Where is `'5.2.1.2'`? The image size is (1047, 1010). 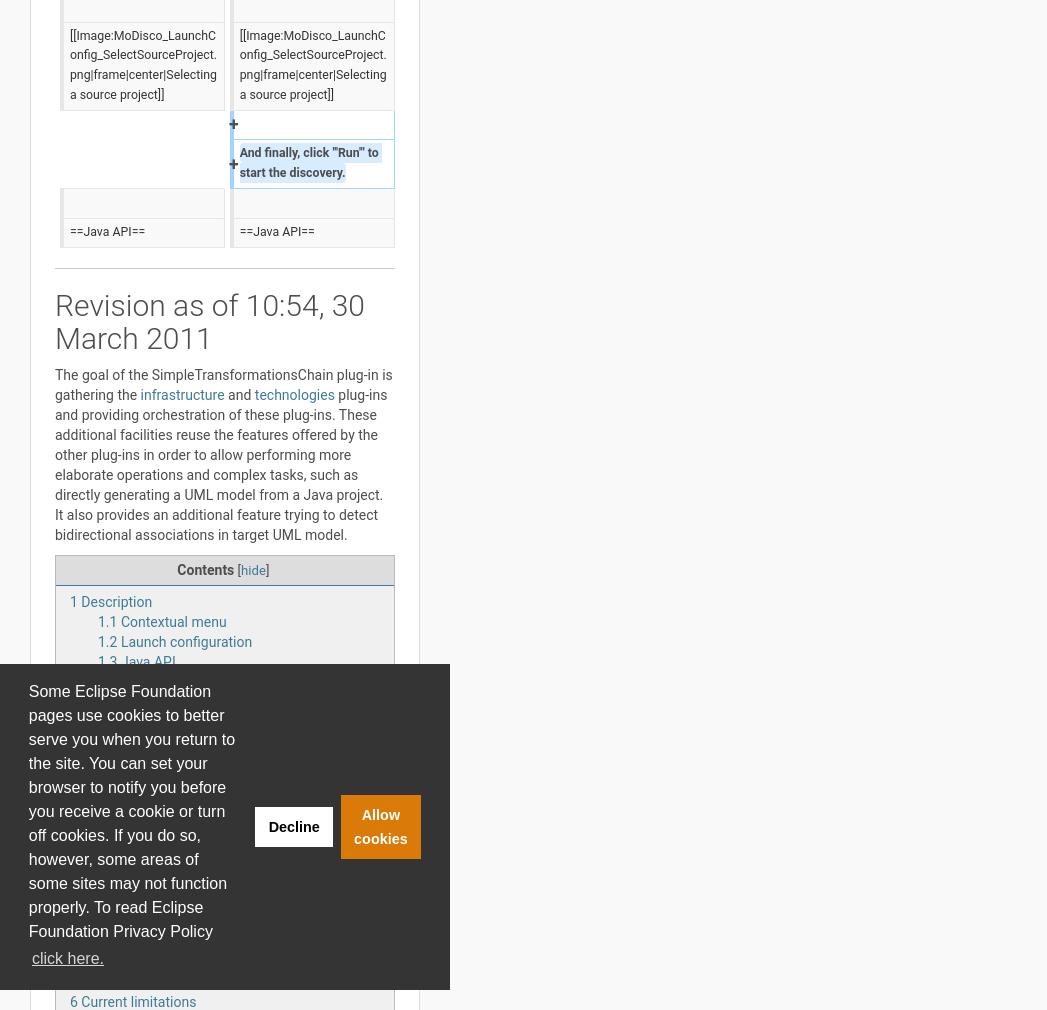
'5.2.1.2' is located at coordinates (174, 862).